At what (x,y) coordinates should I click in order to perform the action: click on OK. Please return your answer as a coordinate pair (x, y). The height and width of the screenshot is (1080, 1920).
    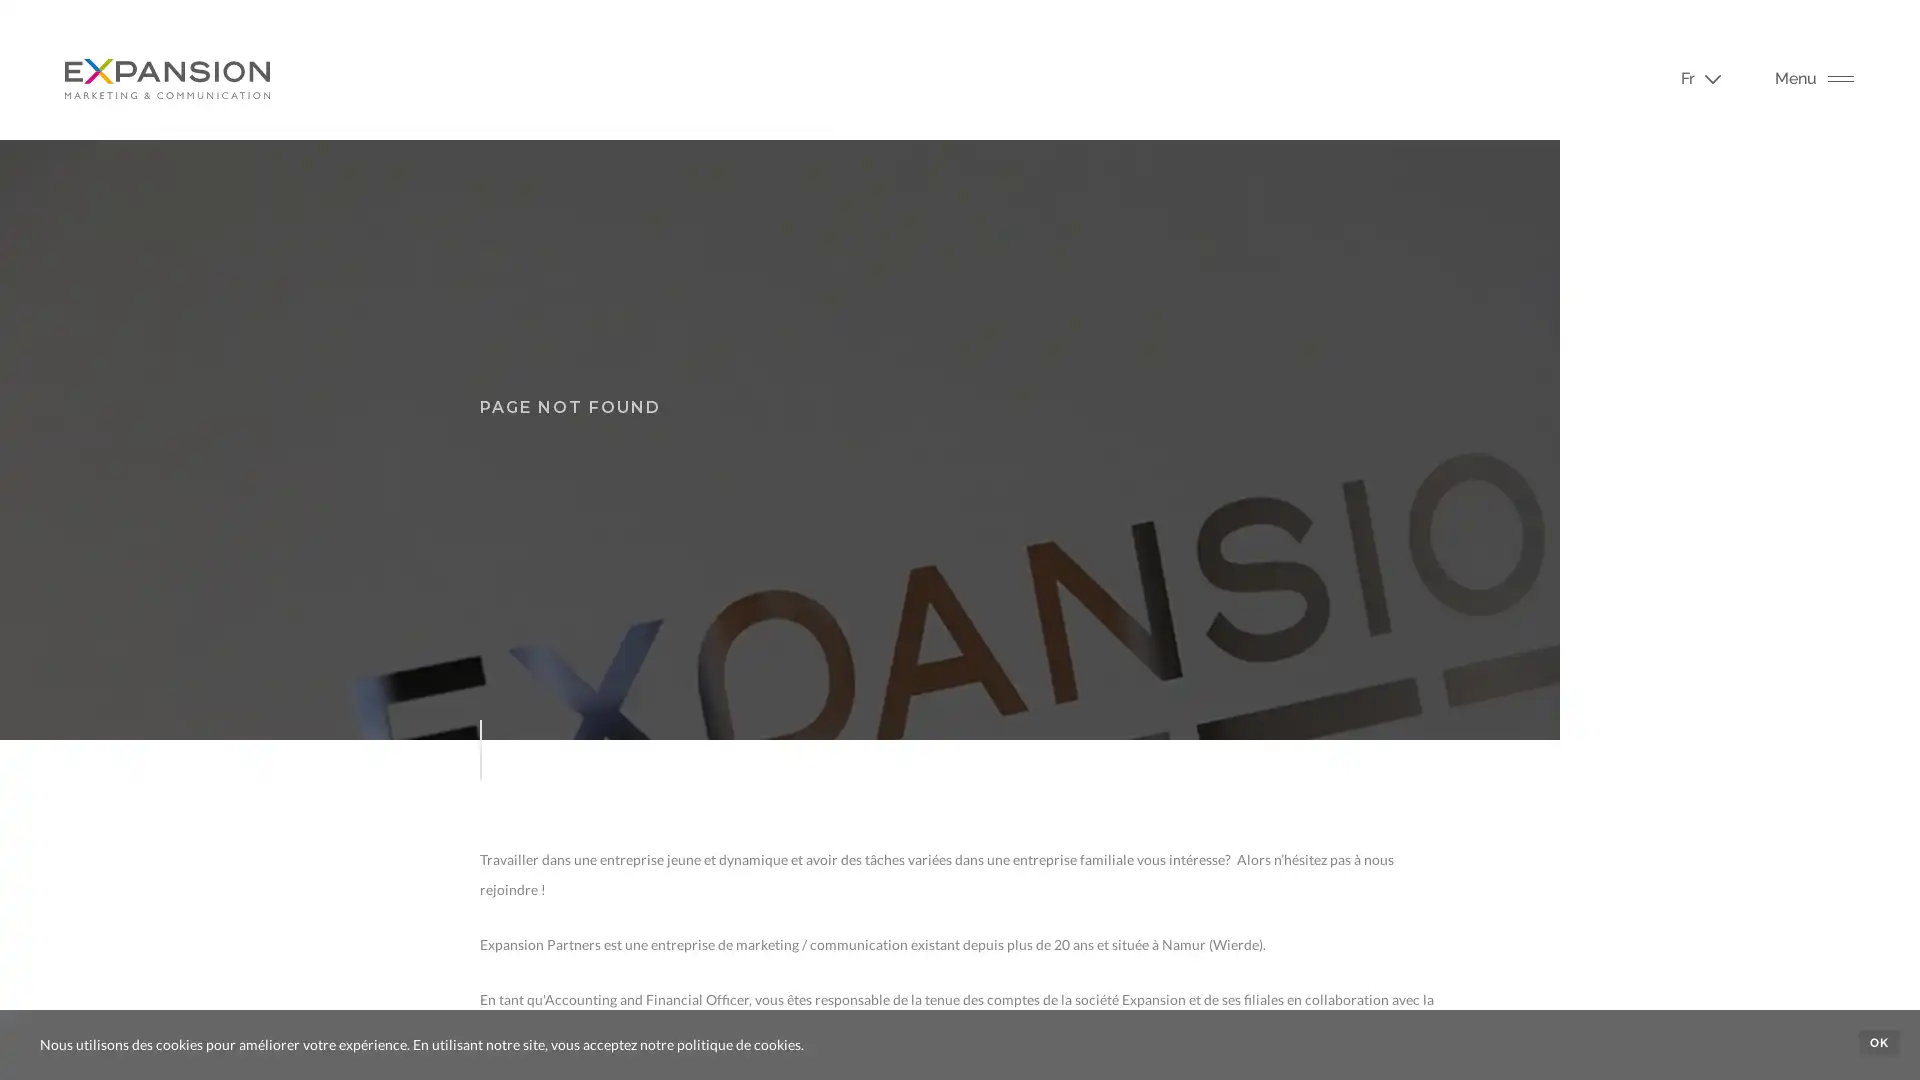
    Looking at the image, I should click on (1878, 1041).